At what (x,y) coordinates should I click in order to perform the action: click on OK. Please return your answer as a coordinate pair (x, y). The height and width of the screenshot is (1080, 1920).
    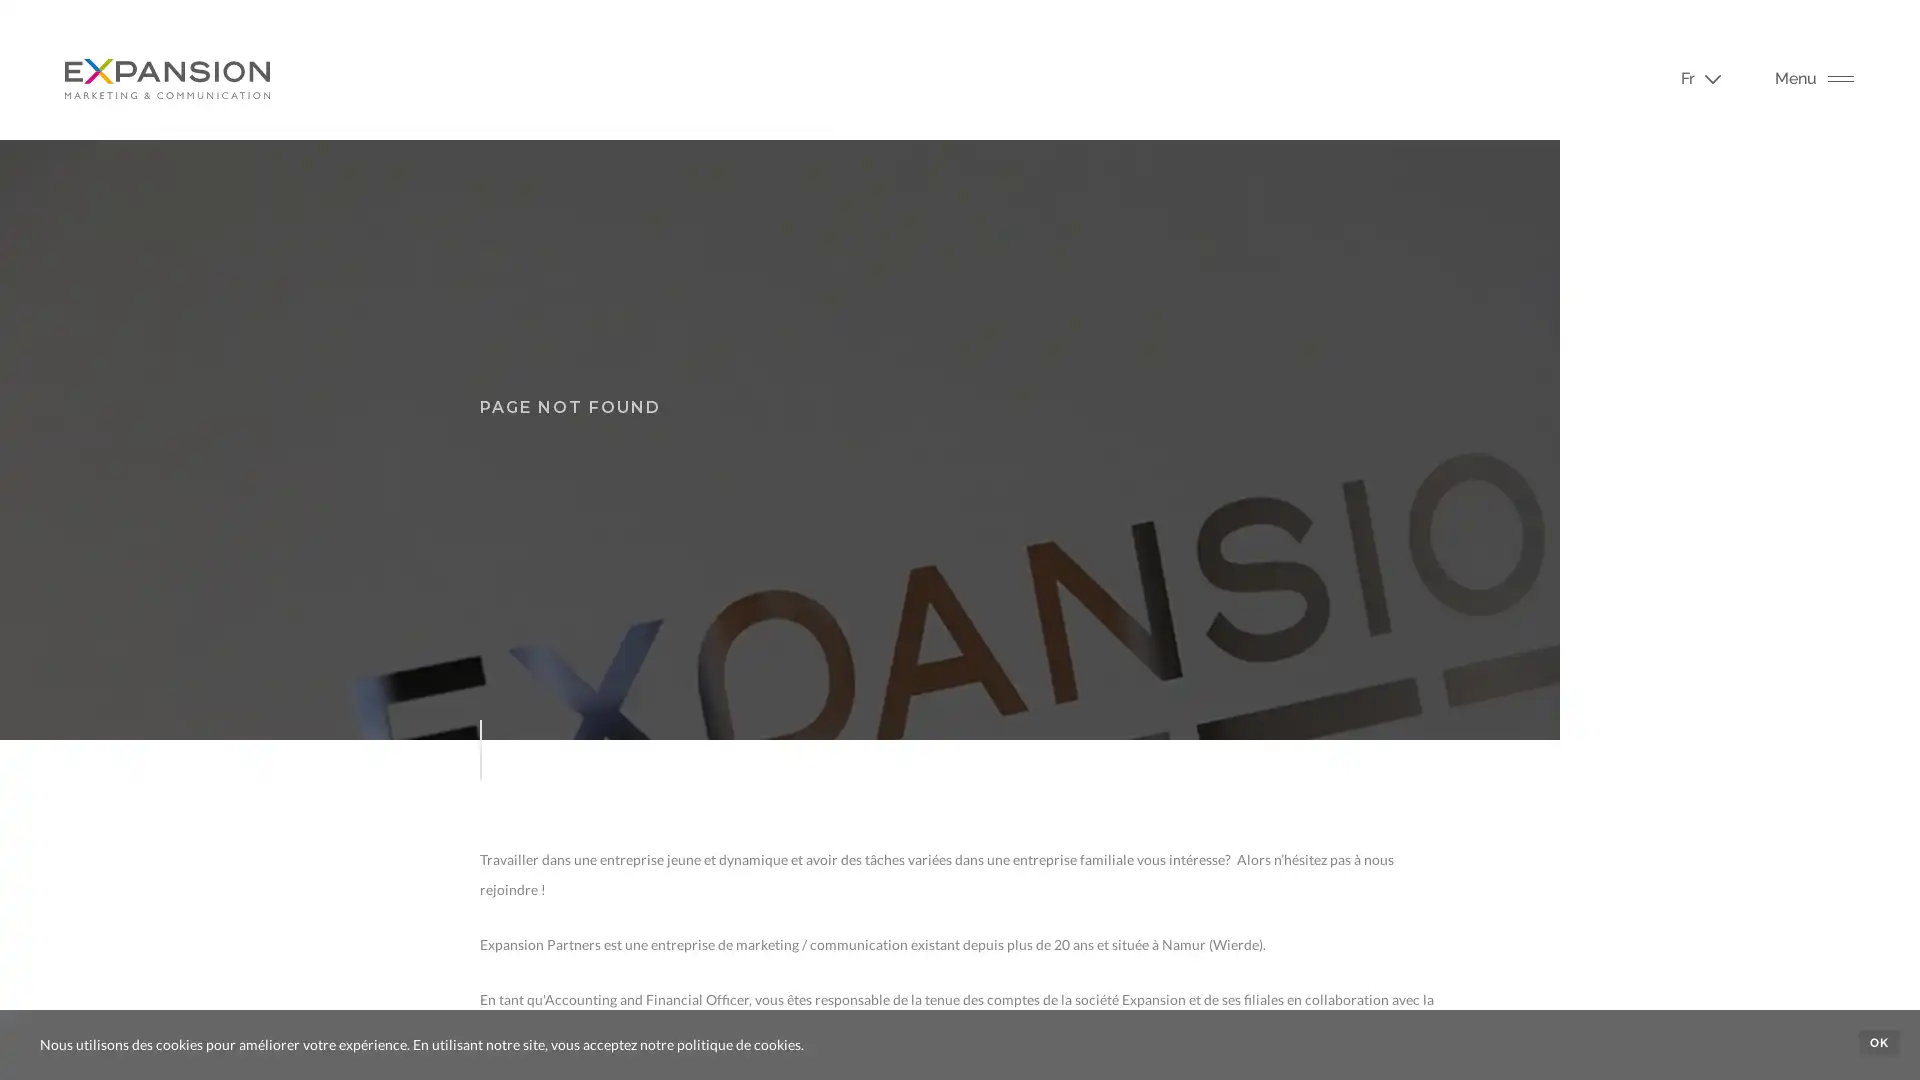
    Looking at the image, I should click on (1878, 1041).